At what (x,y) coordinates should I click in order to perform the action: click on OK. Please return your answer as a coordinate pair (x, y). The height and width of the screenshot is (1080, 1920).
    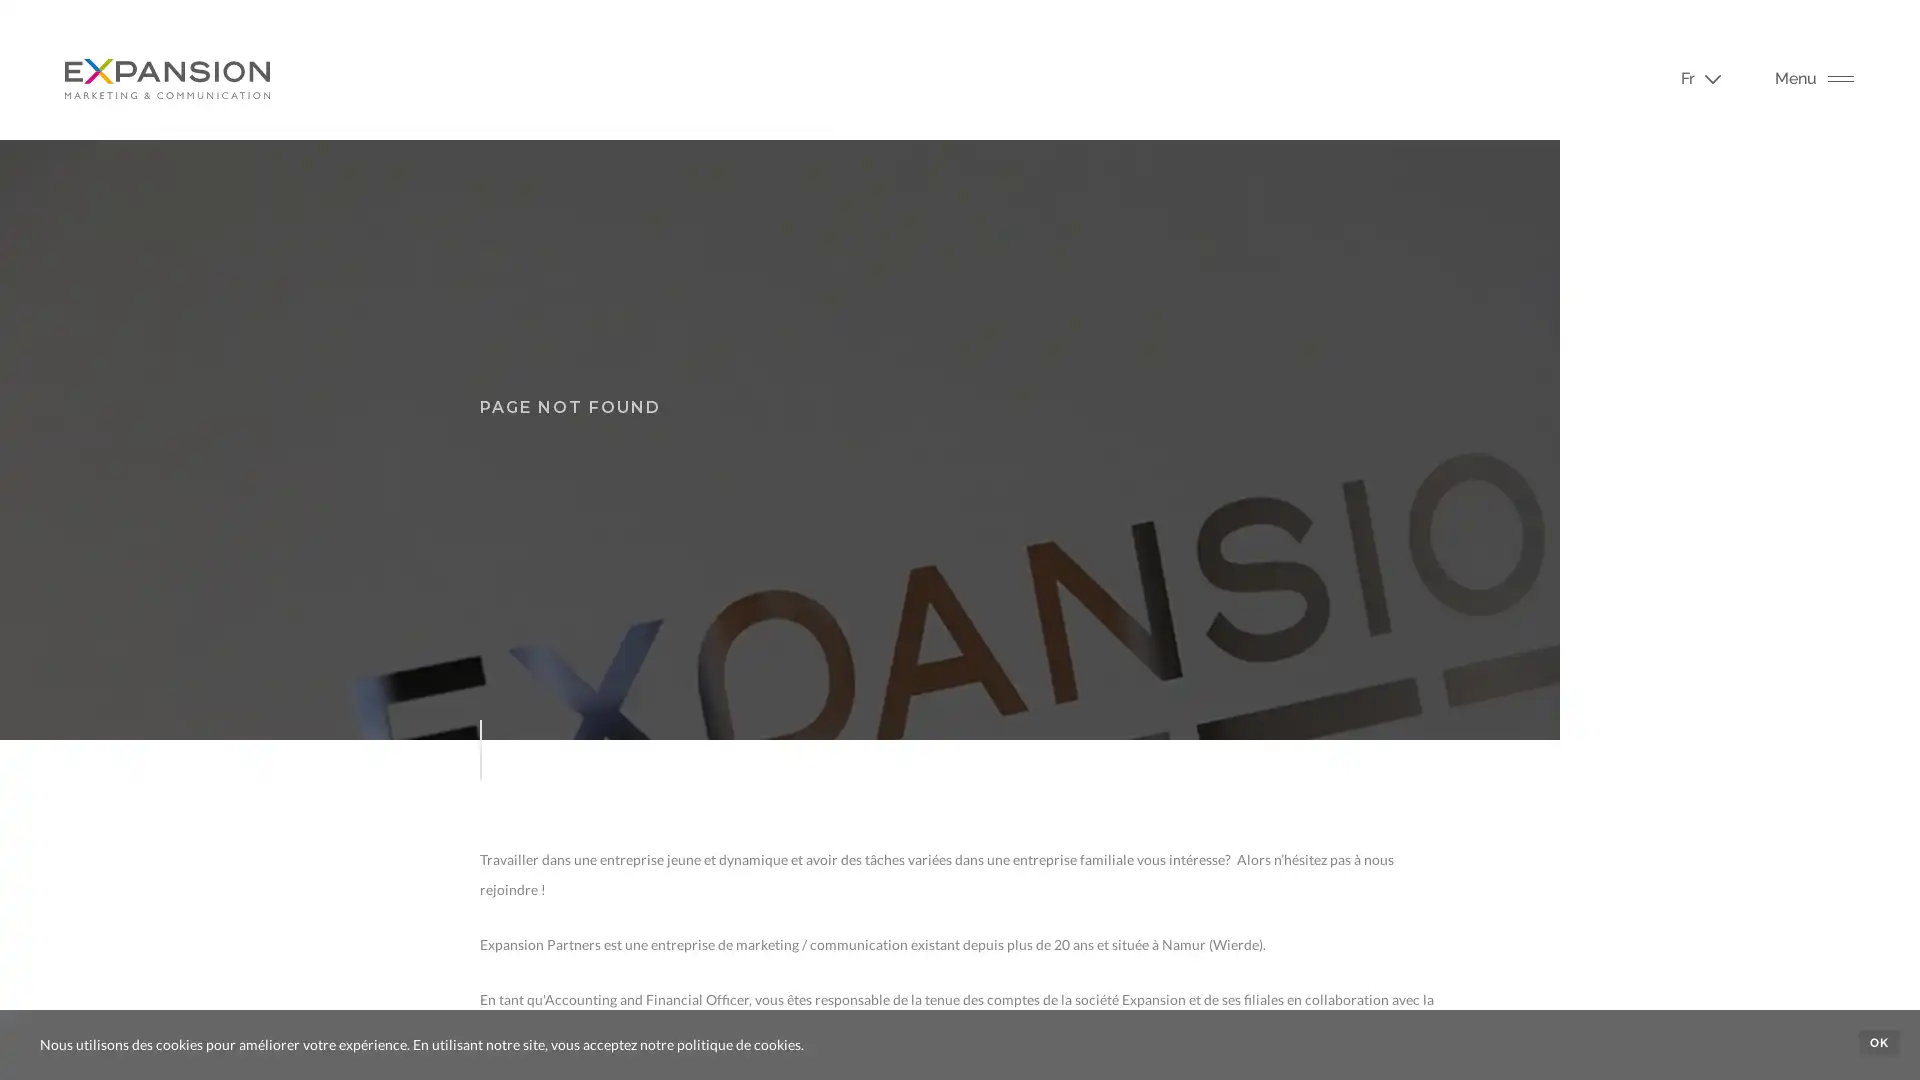
    Looking at the image, I should click on (1878, 1041).